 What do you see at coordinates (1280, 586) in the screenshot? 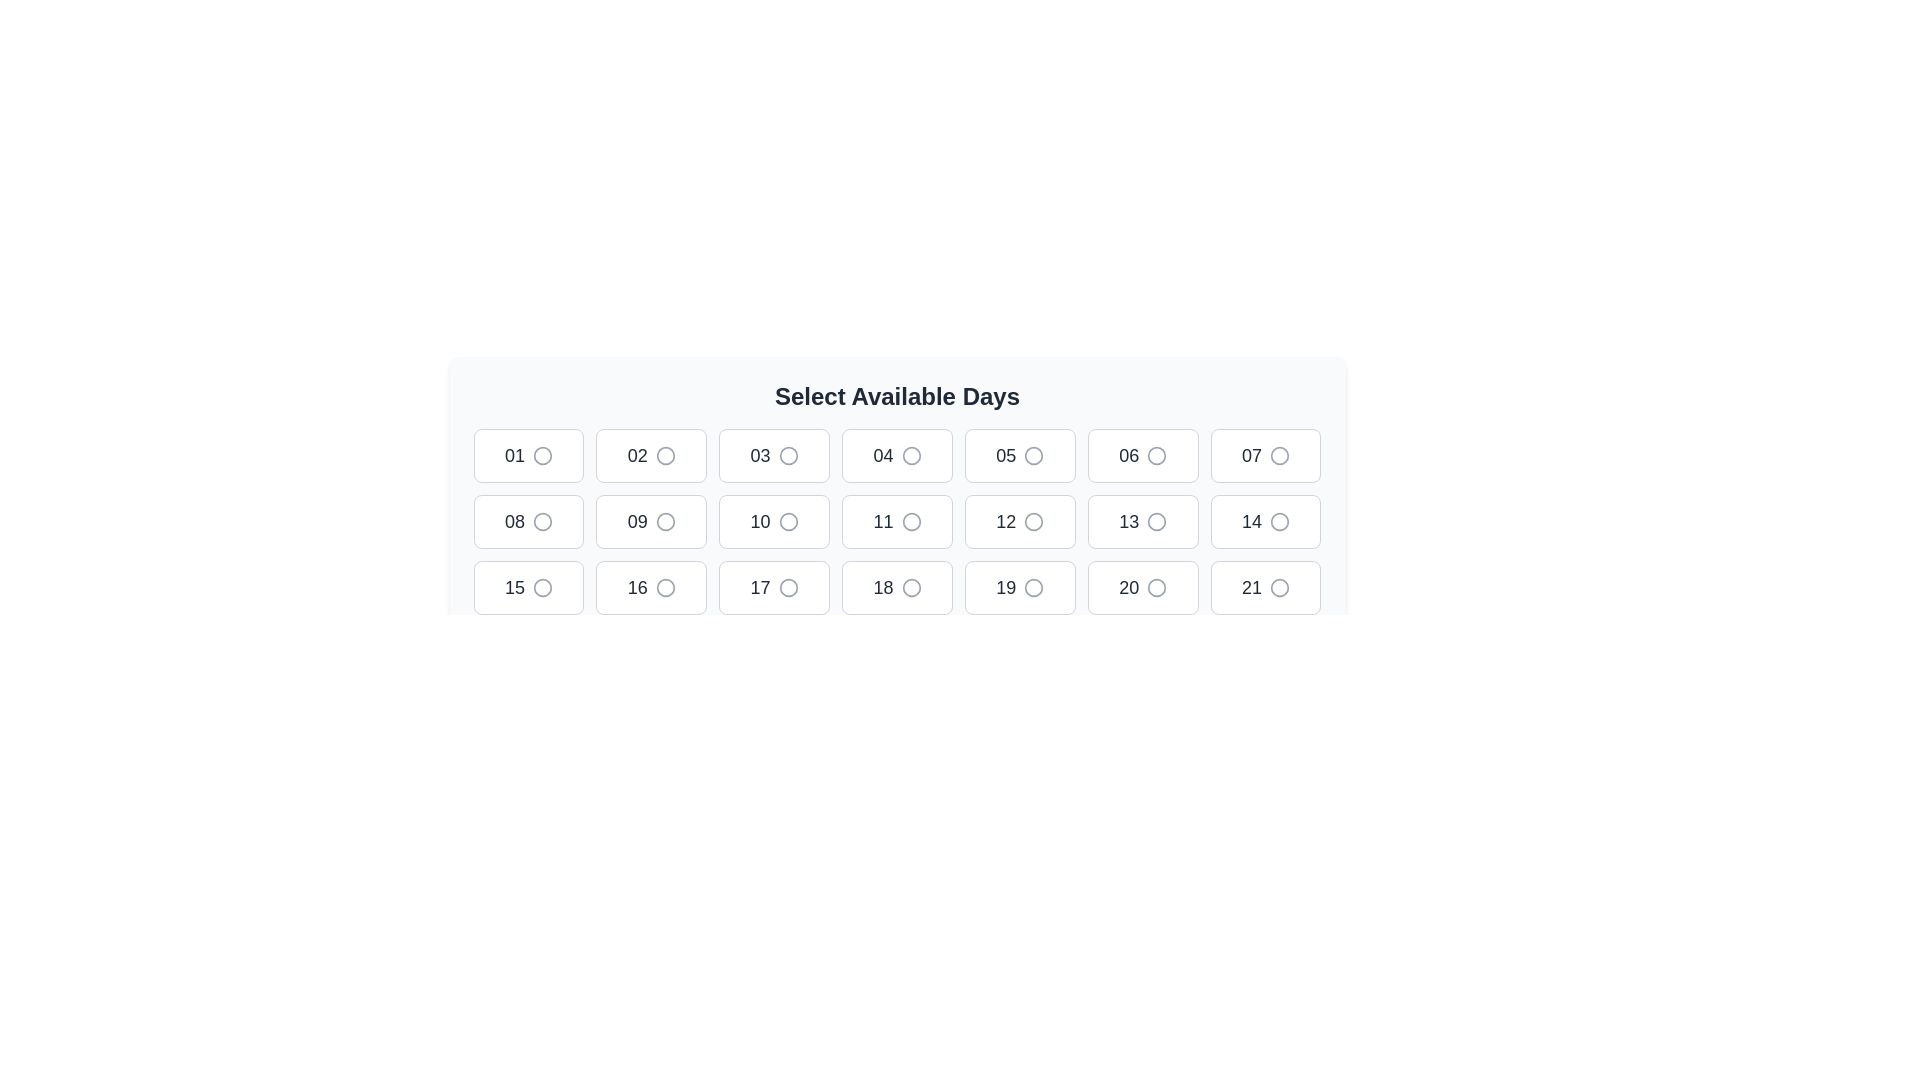
I see `the gray circular icon located to the right of the number '21' in the 5th row and 7th column of the grid layout` at bounding box center [1280, 586].